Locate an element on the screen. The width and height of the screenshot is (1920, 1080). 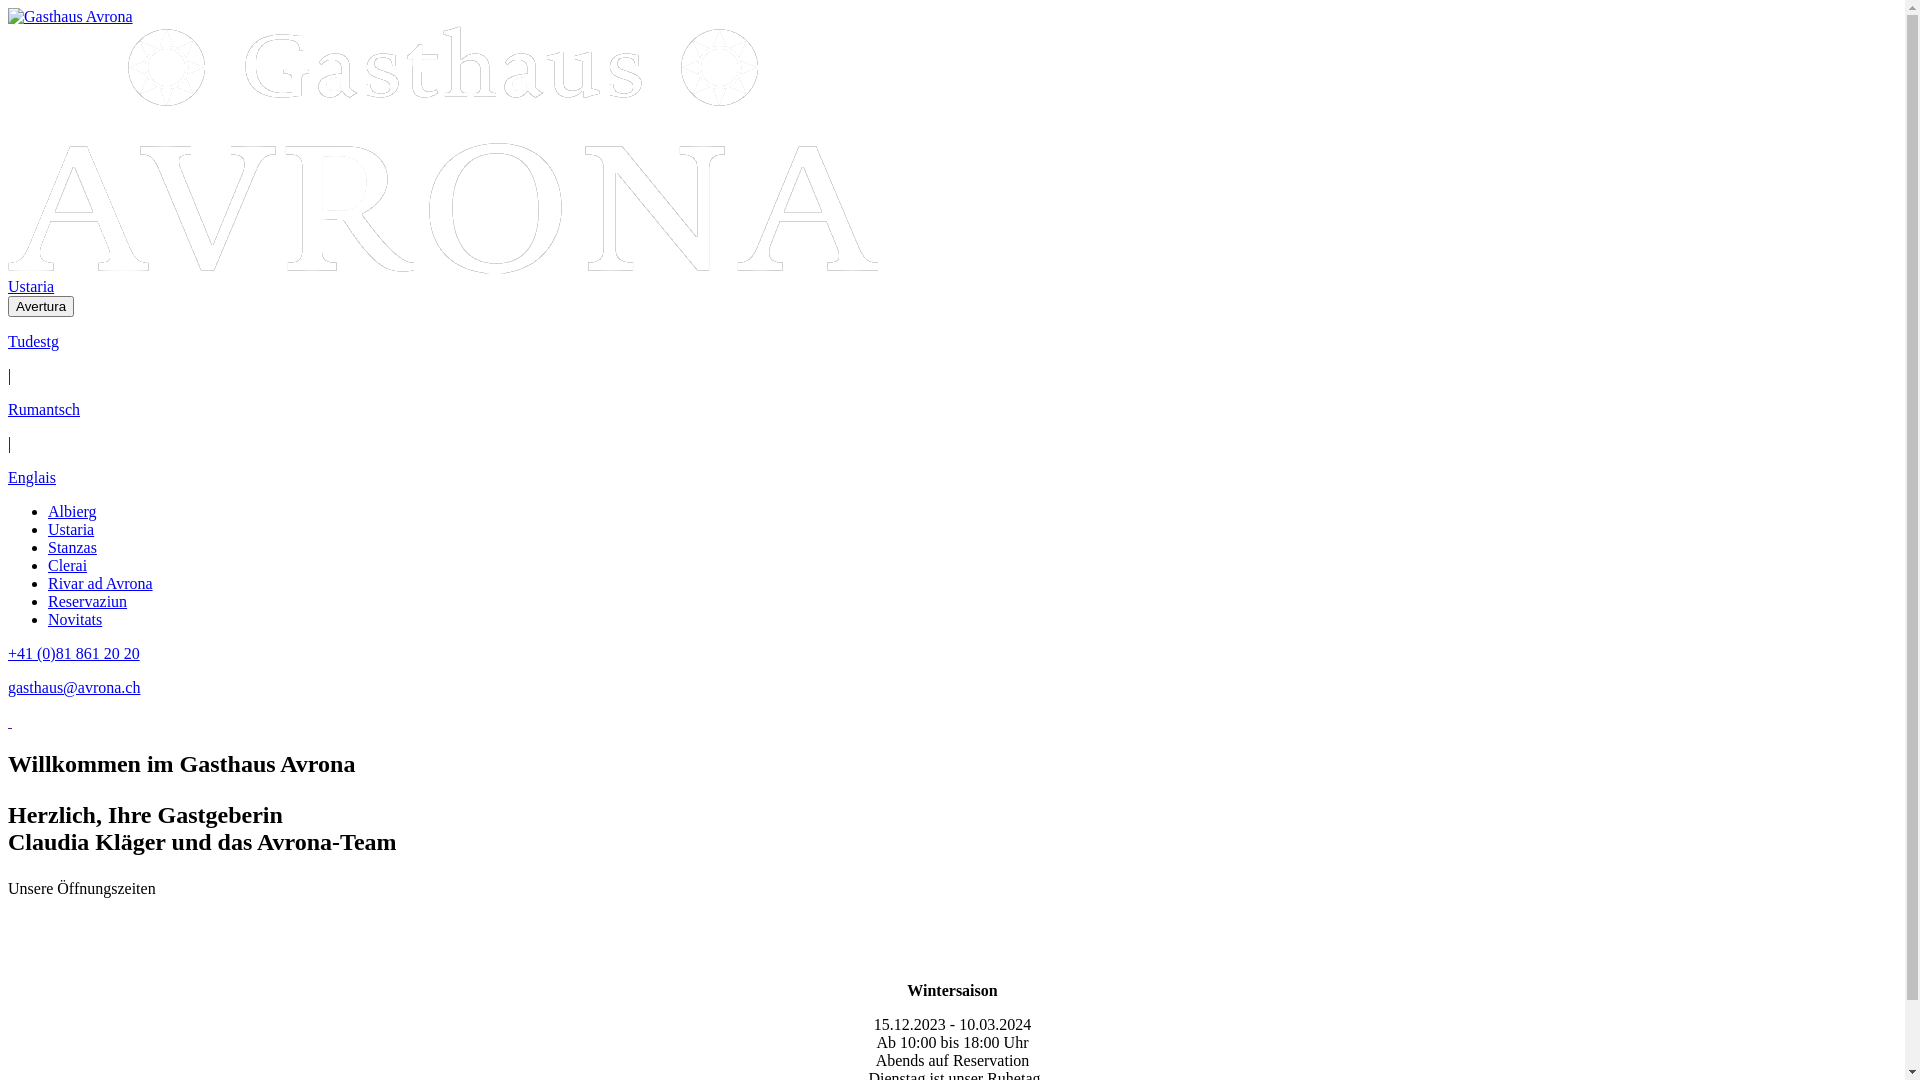
'Reservaziun' is located at coordinates (48, 600).